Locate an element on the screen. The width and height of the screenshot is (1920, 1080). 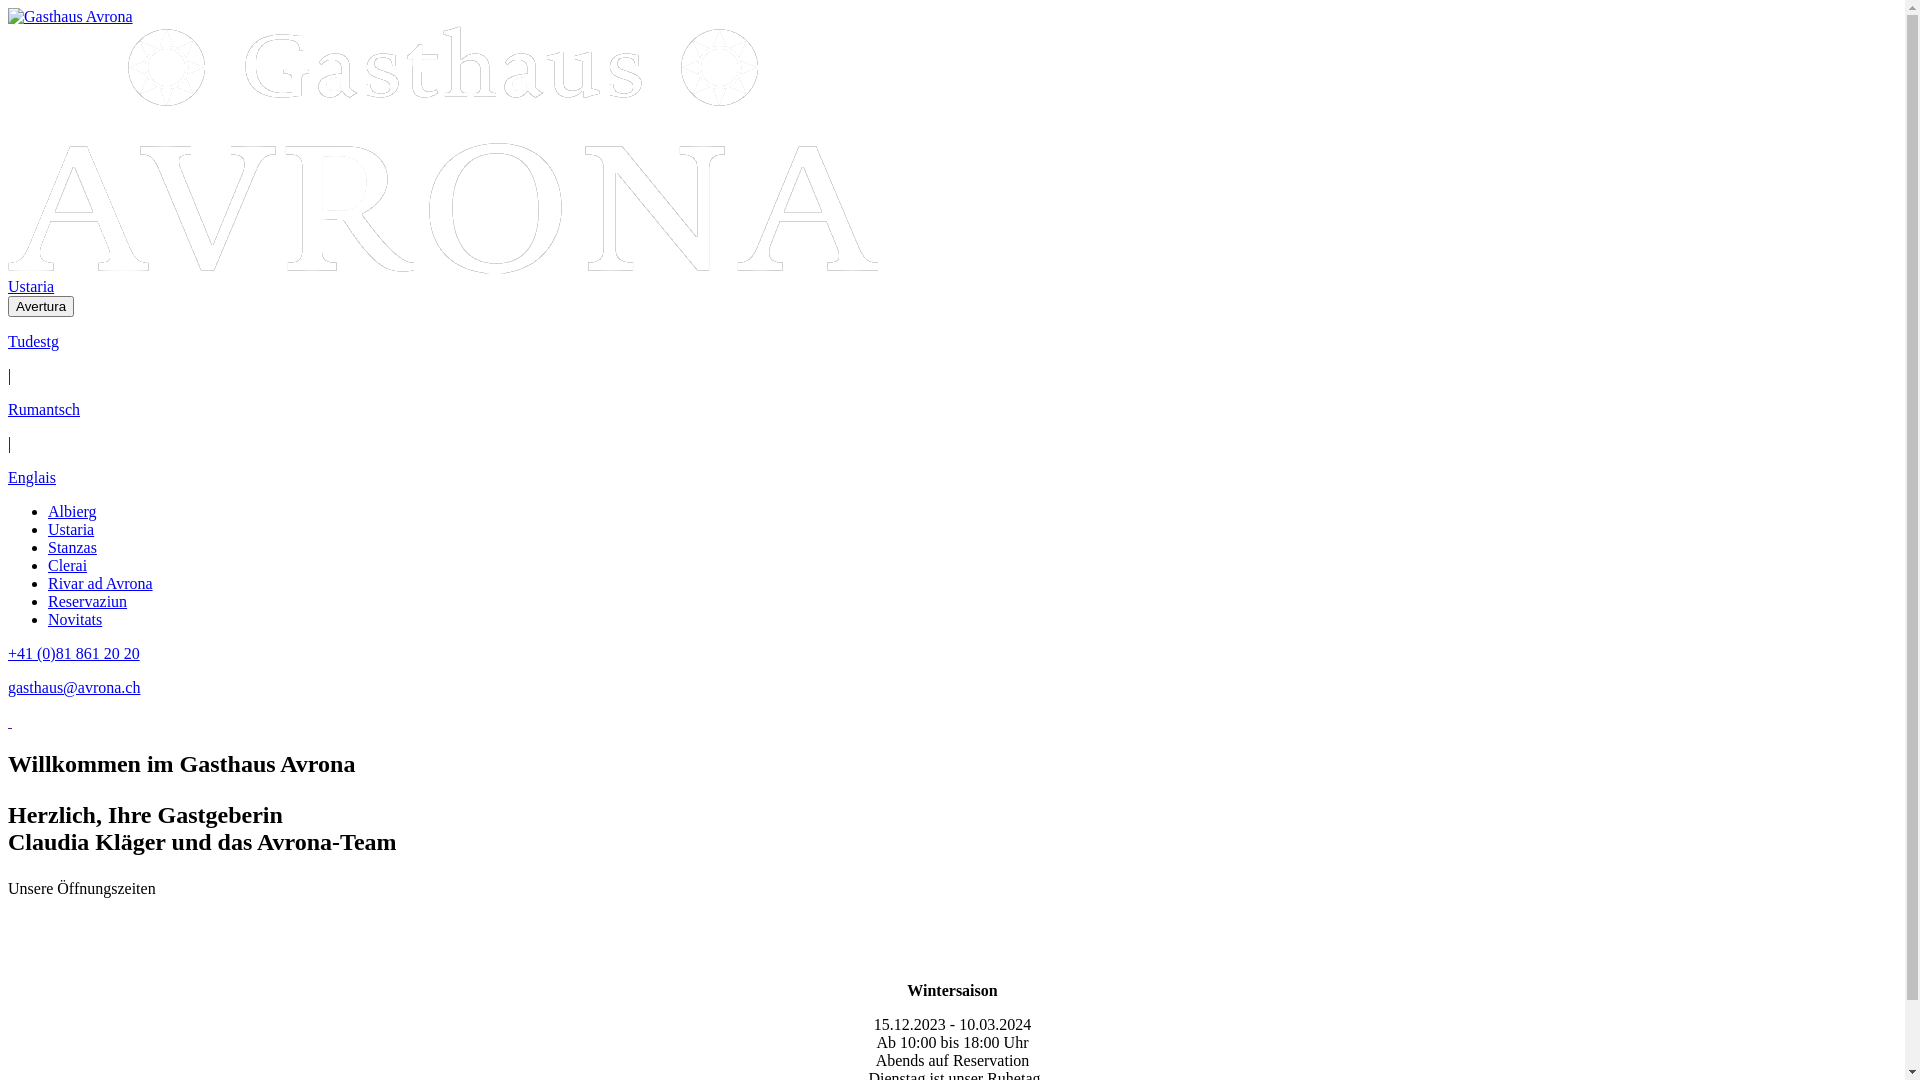
'Reservaziun' is located at coordinates (48, 600).